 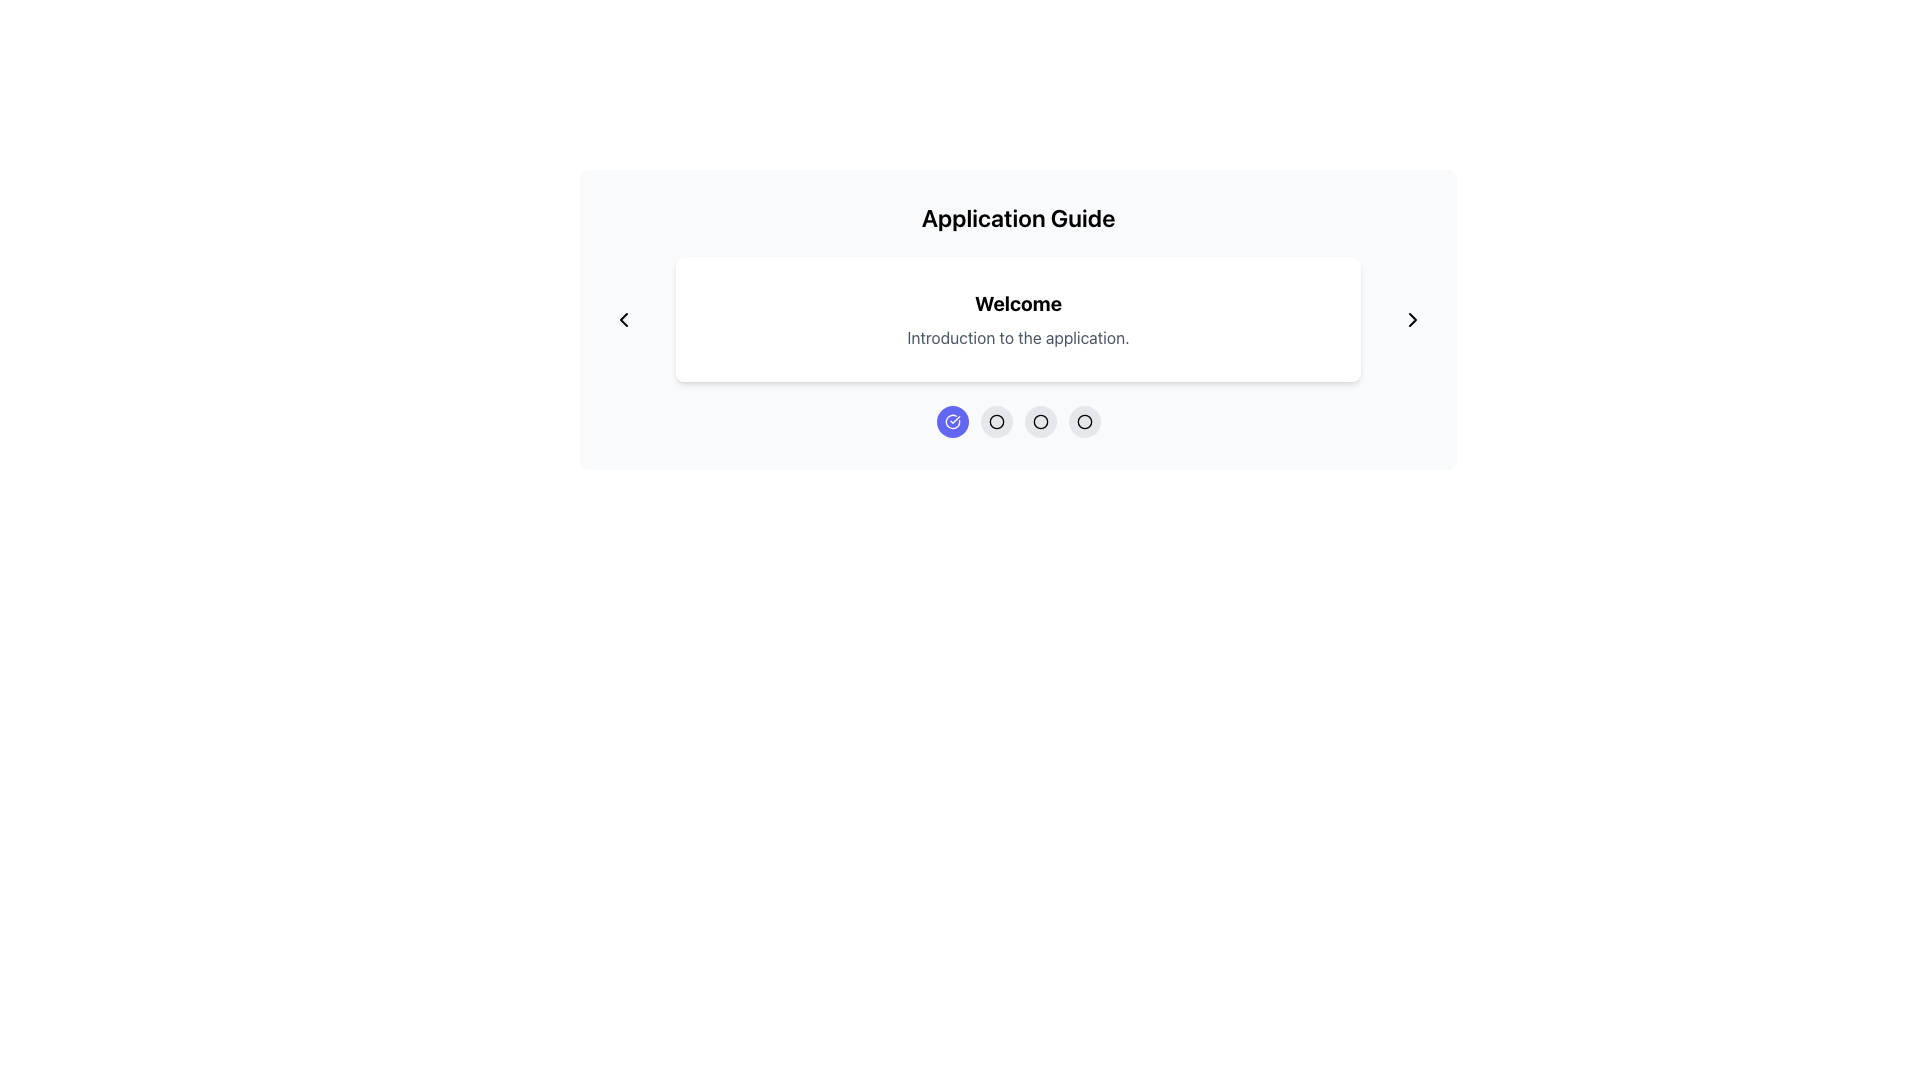 I want to click on the second clickable button or navigation indicator located in the 'Application Guide' section for keyboard navigation, so click(x=1018, y=420).